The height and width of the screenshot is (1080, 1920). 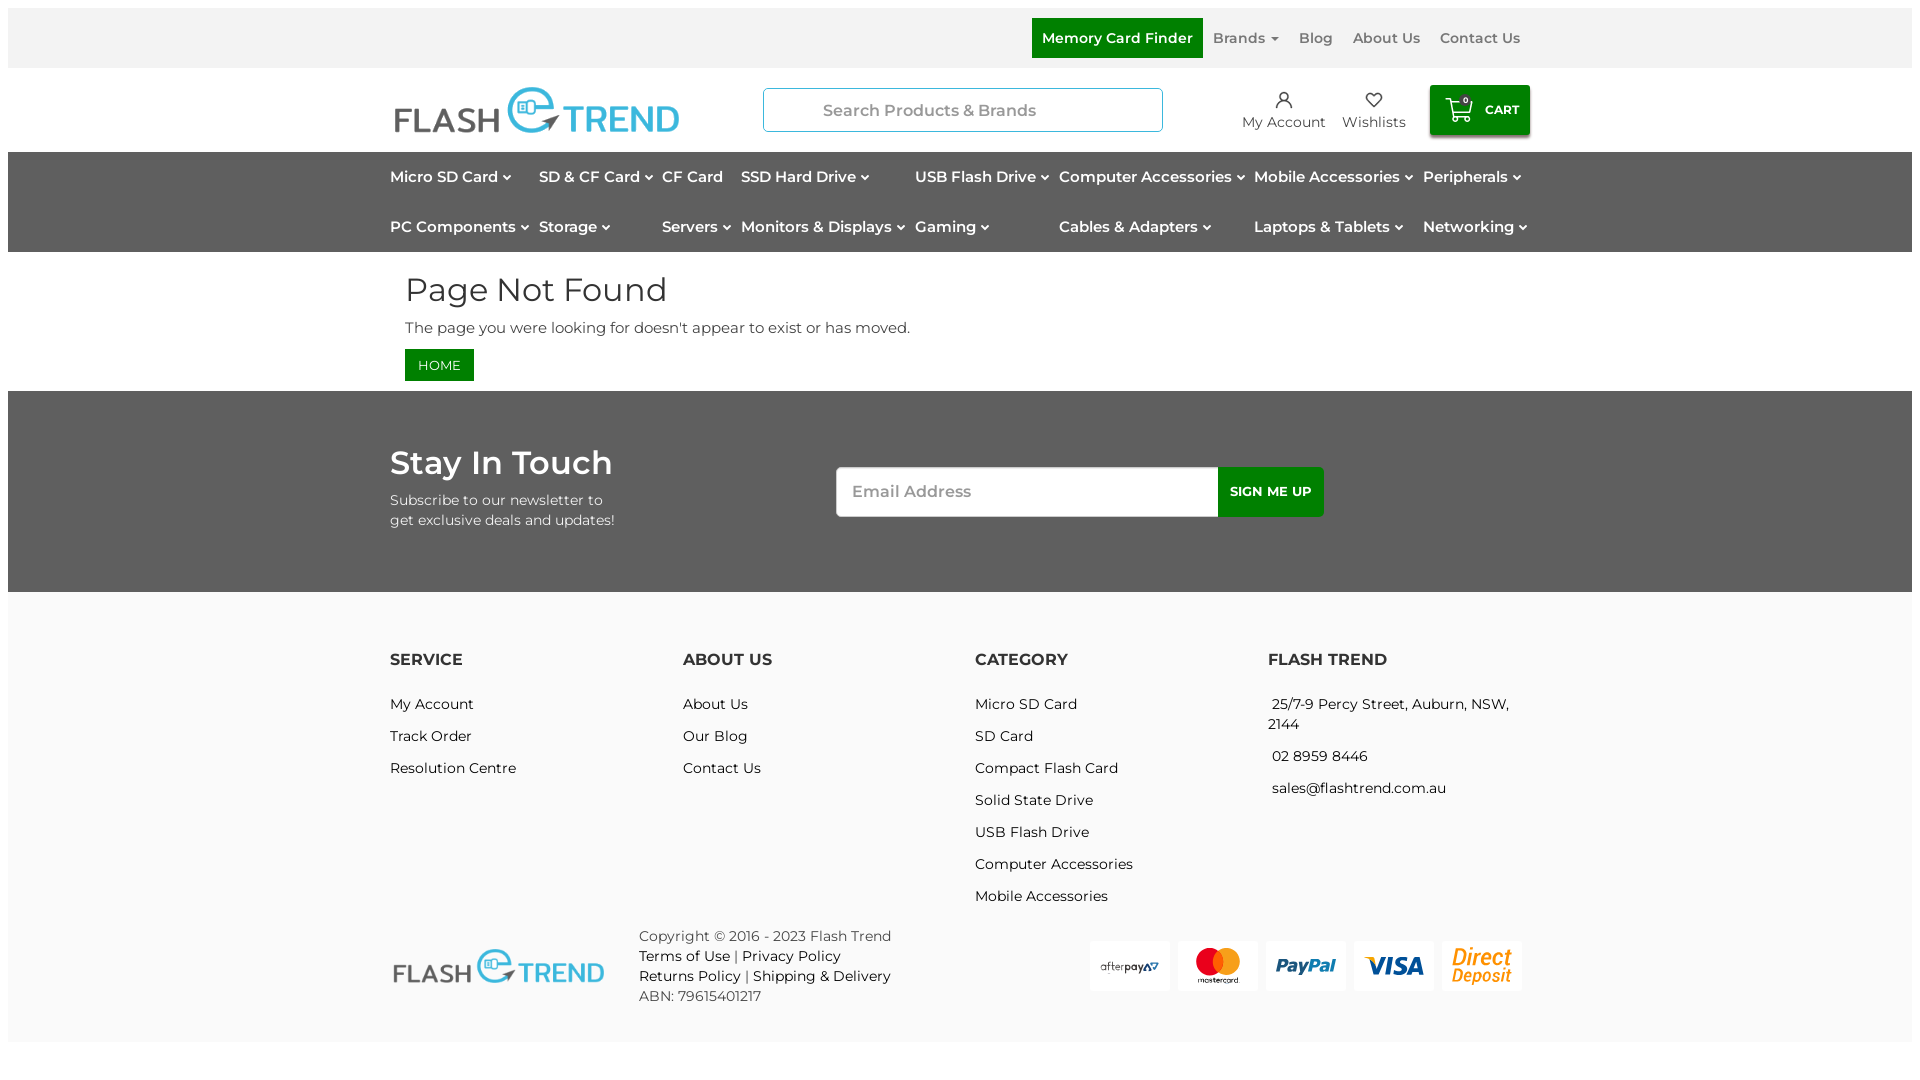 What do you see at coordinates (1473, 176) in the screenshot?
I see `'Peripherals'` at bounding box center [1473, 176].